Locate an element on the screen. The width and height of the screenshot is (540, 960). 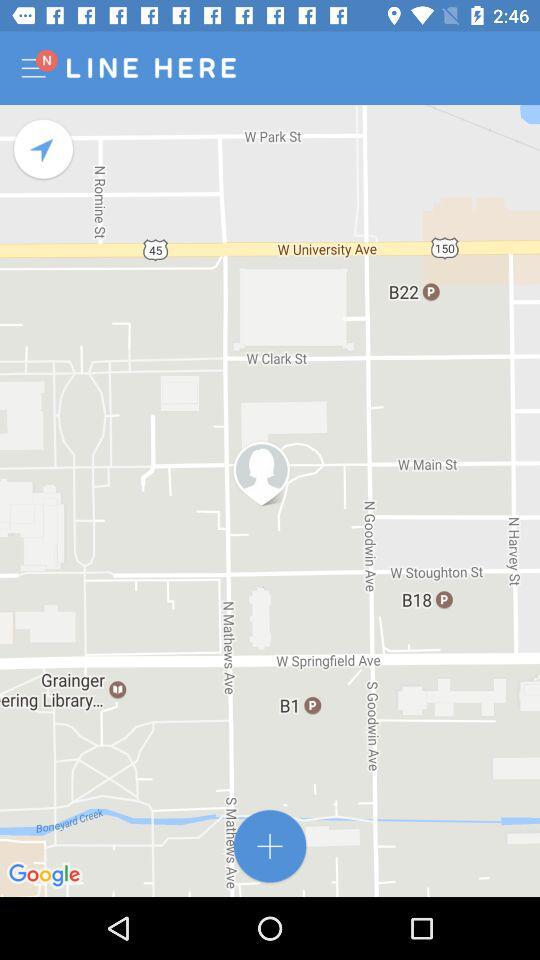
the menu icon is located at coordinates (35, 68).